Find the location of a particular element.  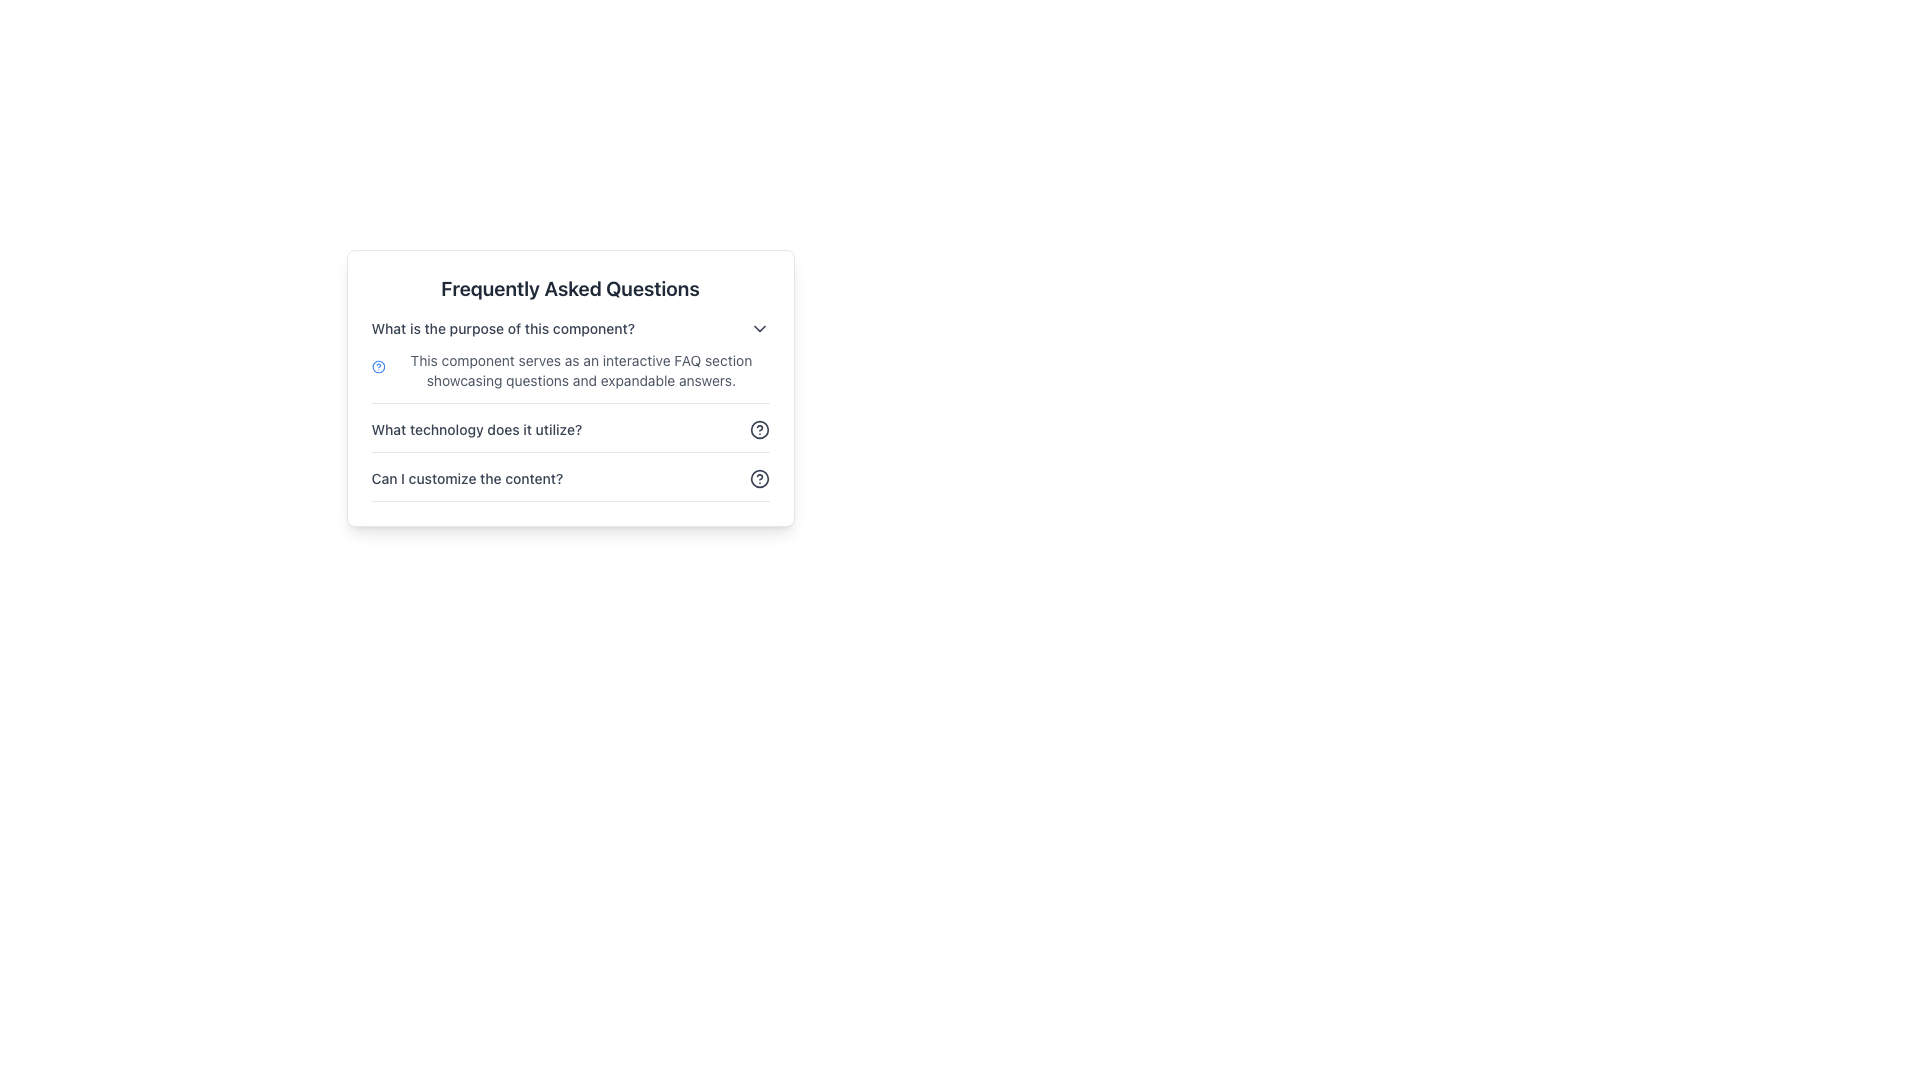

the information/help icon located to the right of the text 'What technology does it utilize?' is located at coordinates (758, 428).